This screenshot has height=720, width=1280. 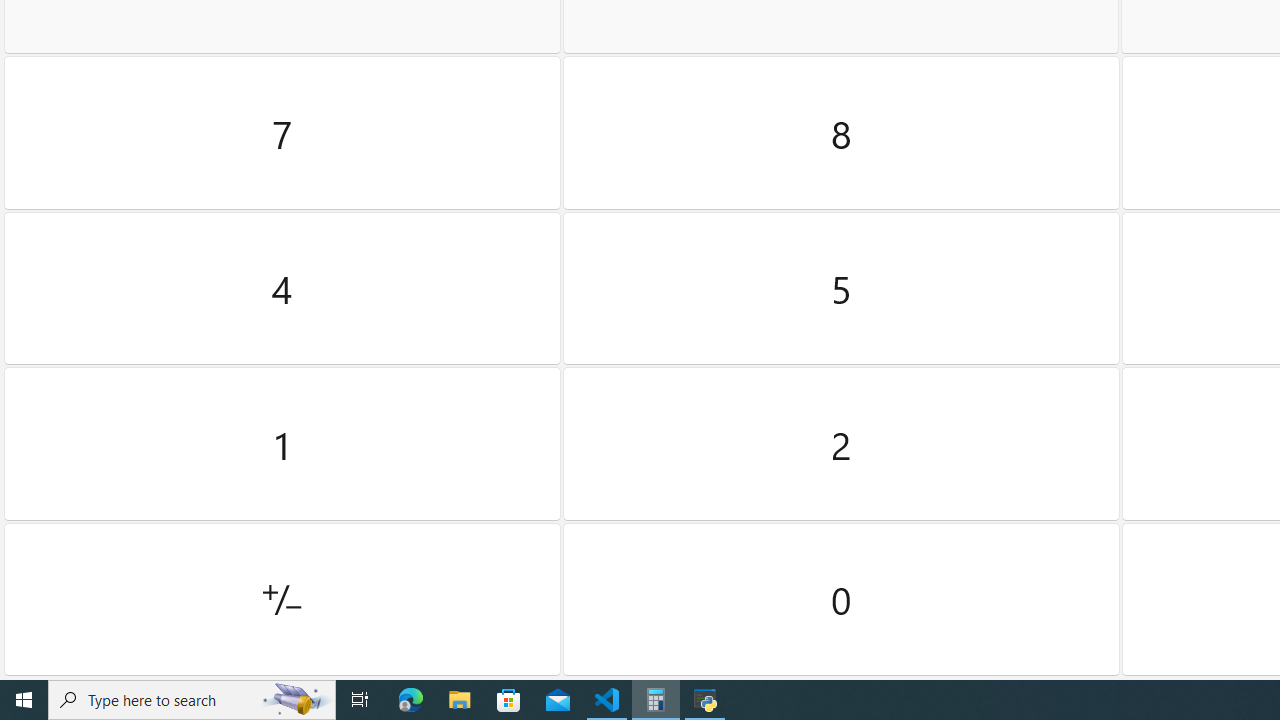 I want to click on 'Positive negative', so click(x=281, y=598).